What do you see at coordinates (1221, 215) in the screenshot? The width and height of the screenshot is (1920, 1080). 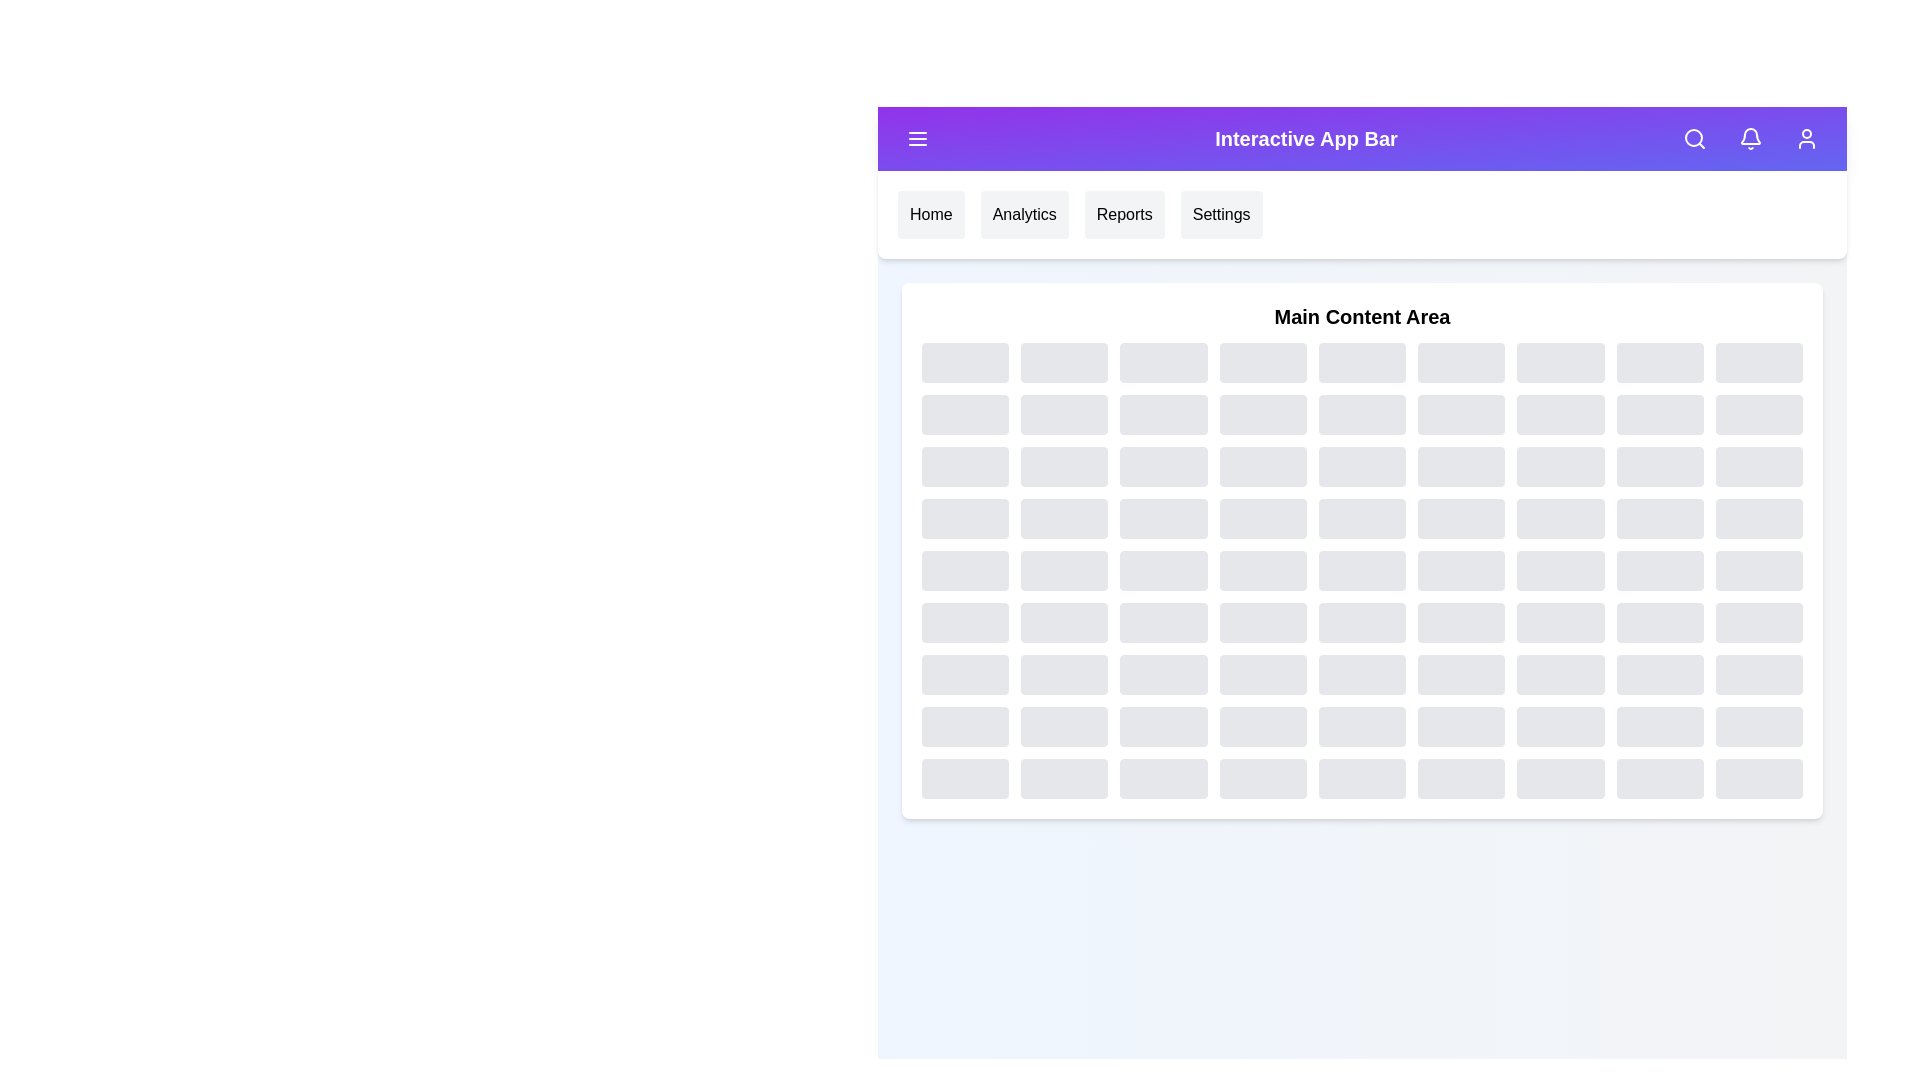 I see `the menu item Settings to navigate to the corresponding section` at bounding box center [1221, 215].